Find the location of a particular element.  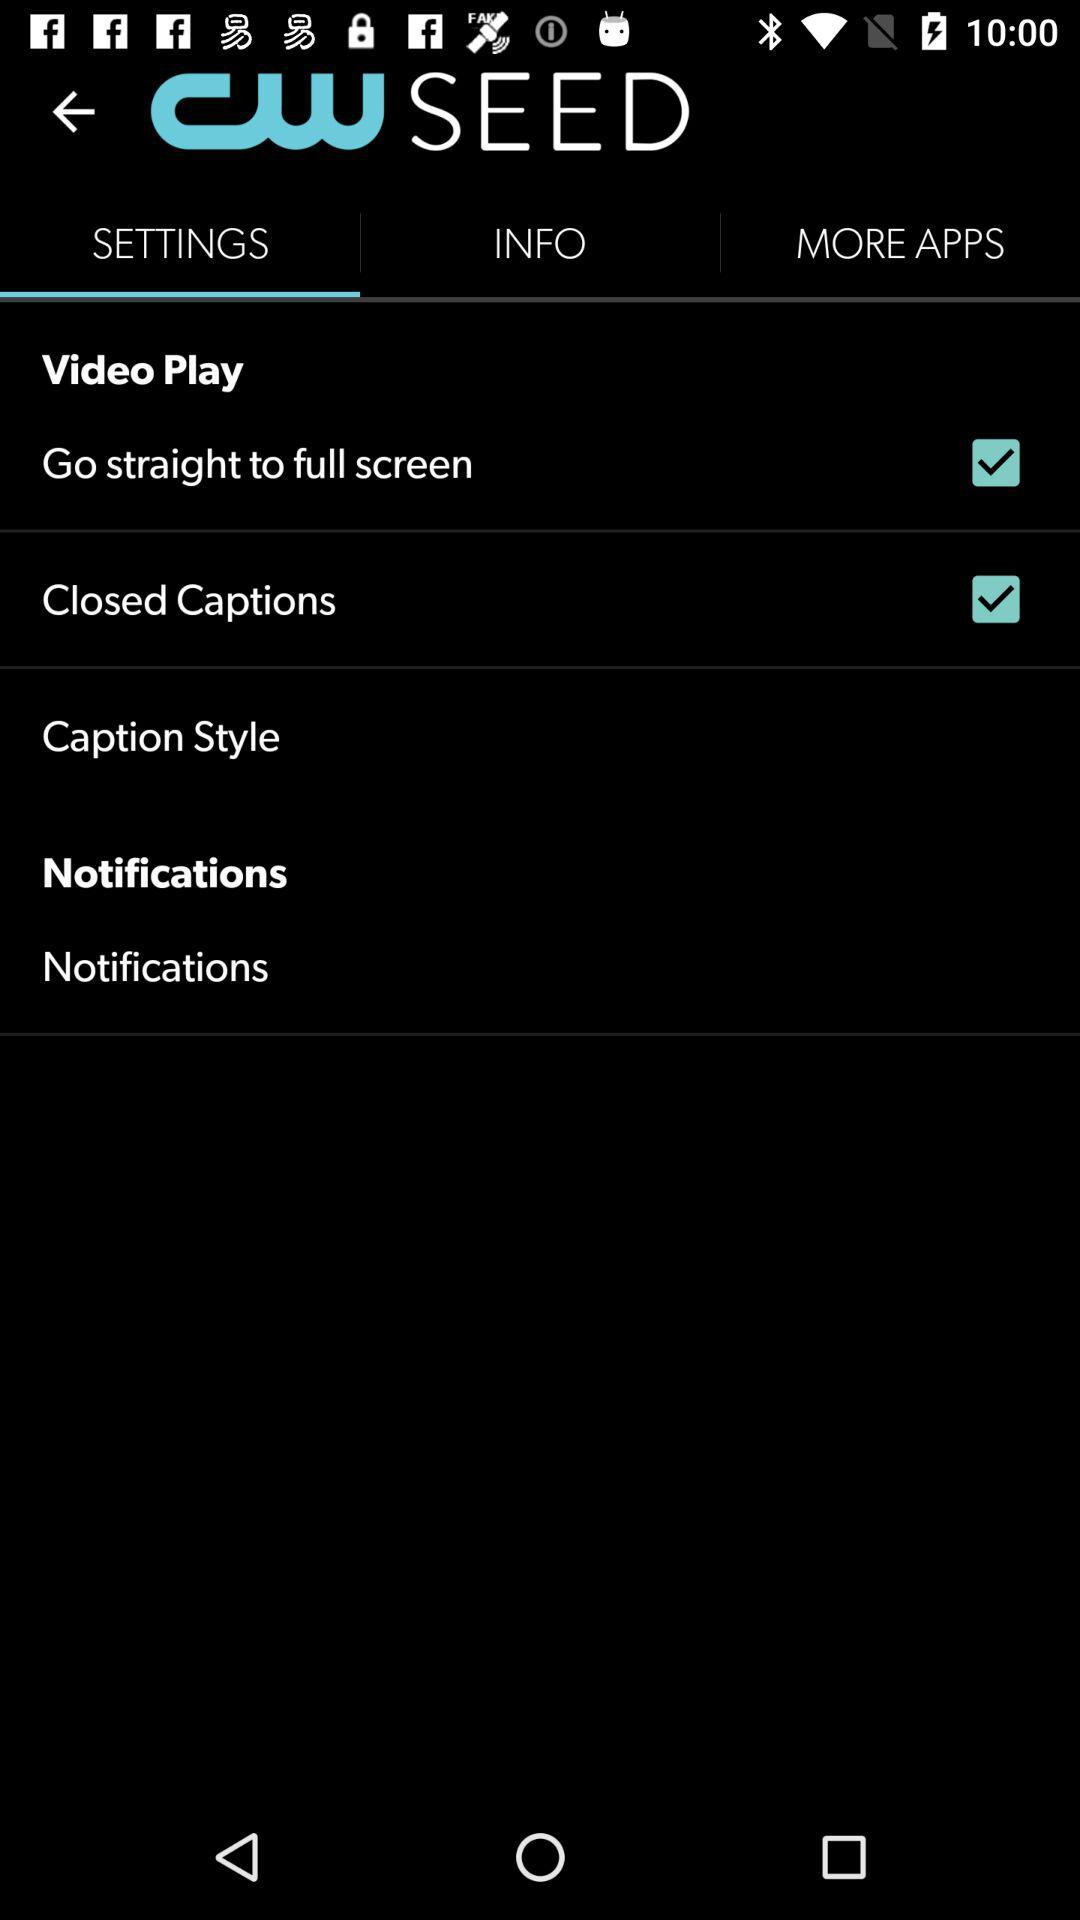

item above the video play is located at coordinates (180, 242).